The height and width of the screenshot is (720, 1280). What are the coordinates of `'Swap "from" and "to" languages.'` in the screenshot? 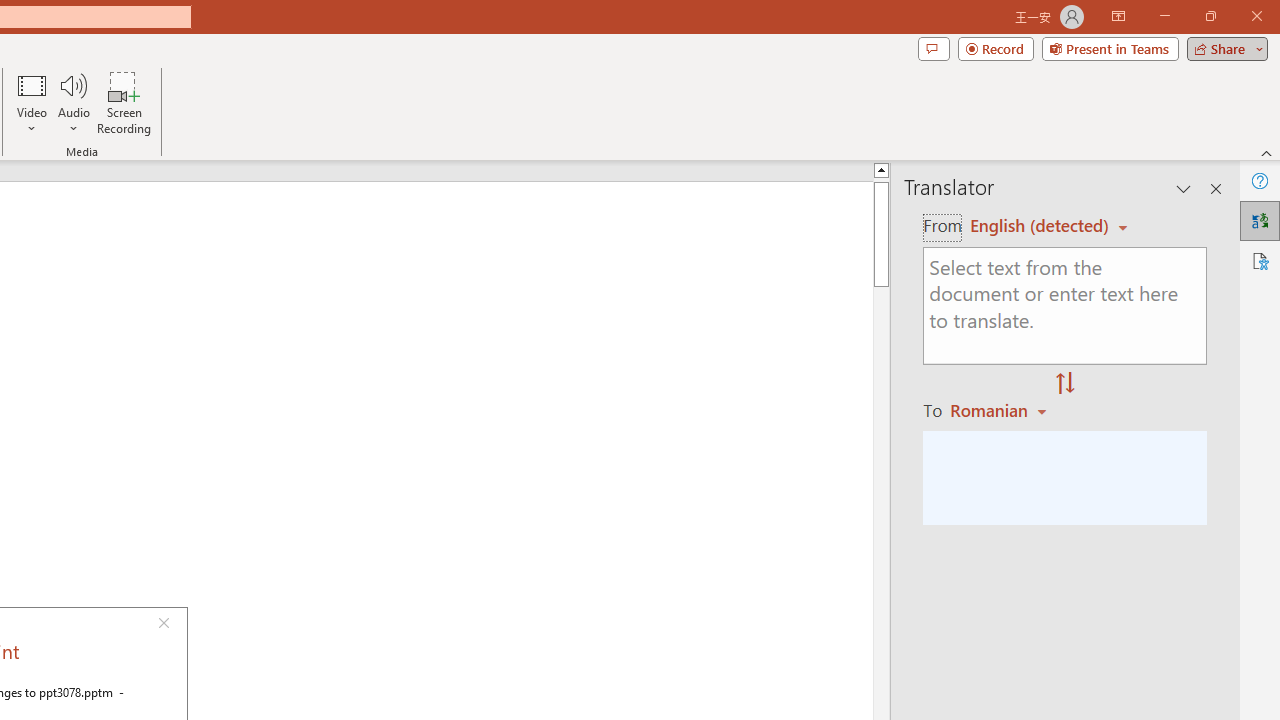 It's located at (1064, 384).